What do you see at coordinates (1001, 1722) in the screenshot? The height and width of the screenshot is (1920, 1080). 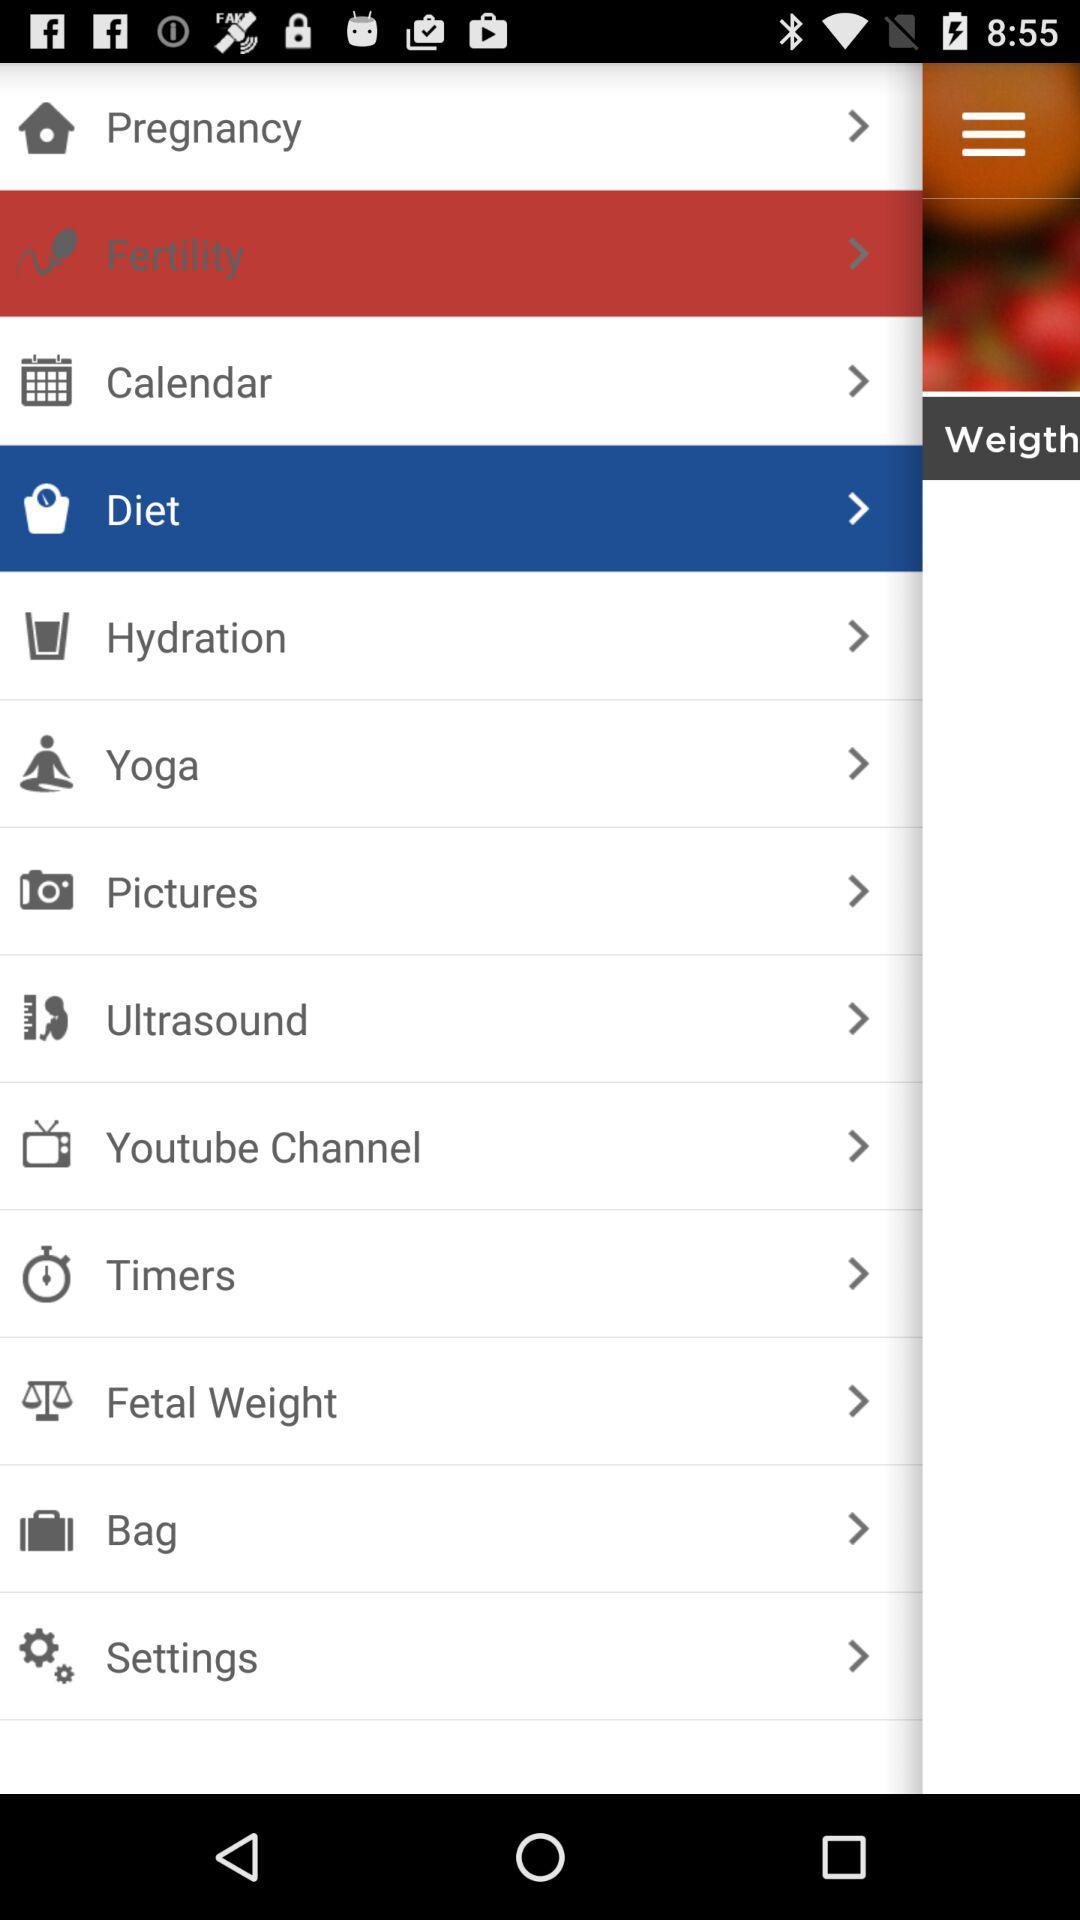 I see `menu` at bounding box center [1001, 1722].